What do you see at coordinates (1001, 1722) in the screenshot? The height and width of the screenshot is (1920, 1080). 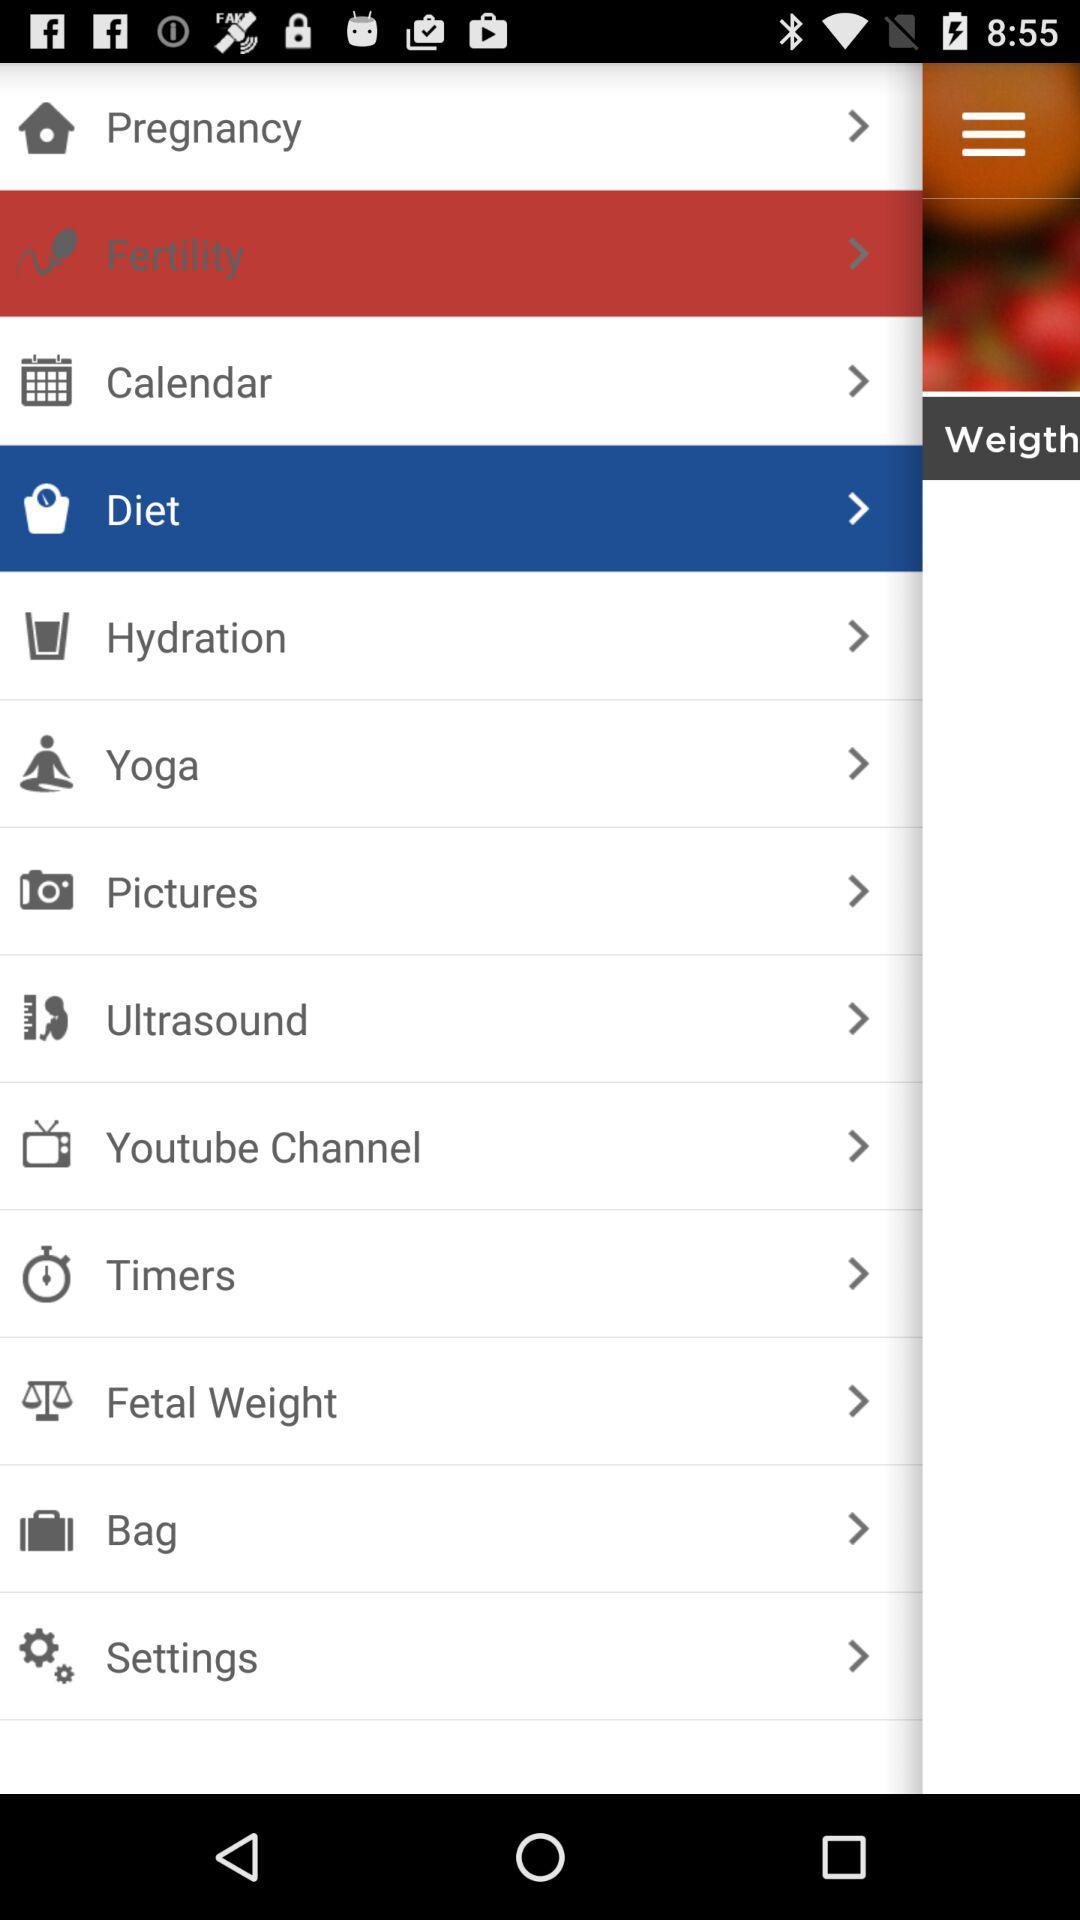 I see `menu` at bounding box center [1001, 1722].